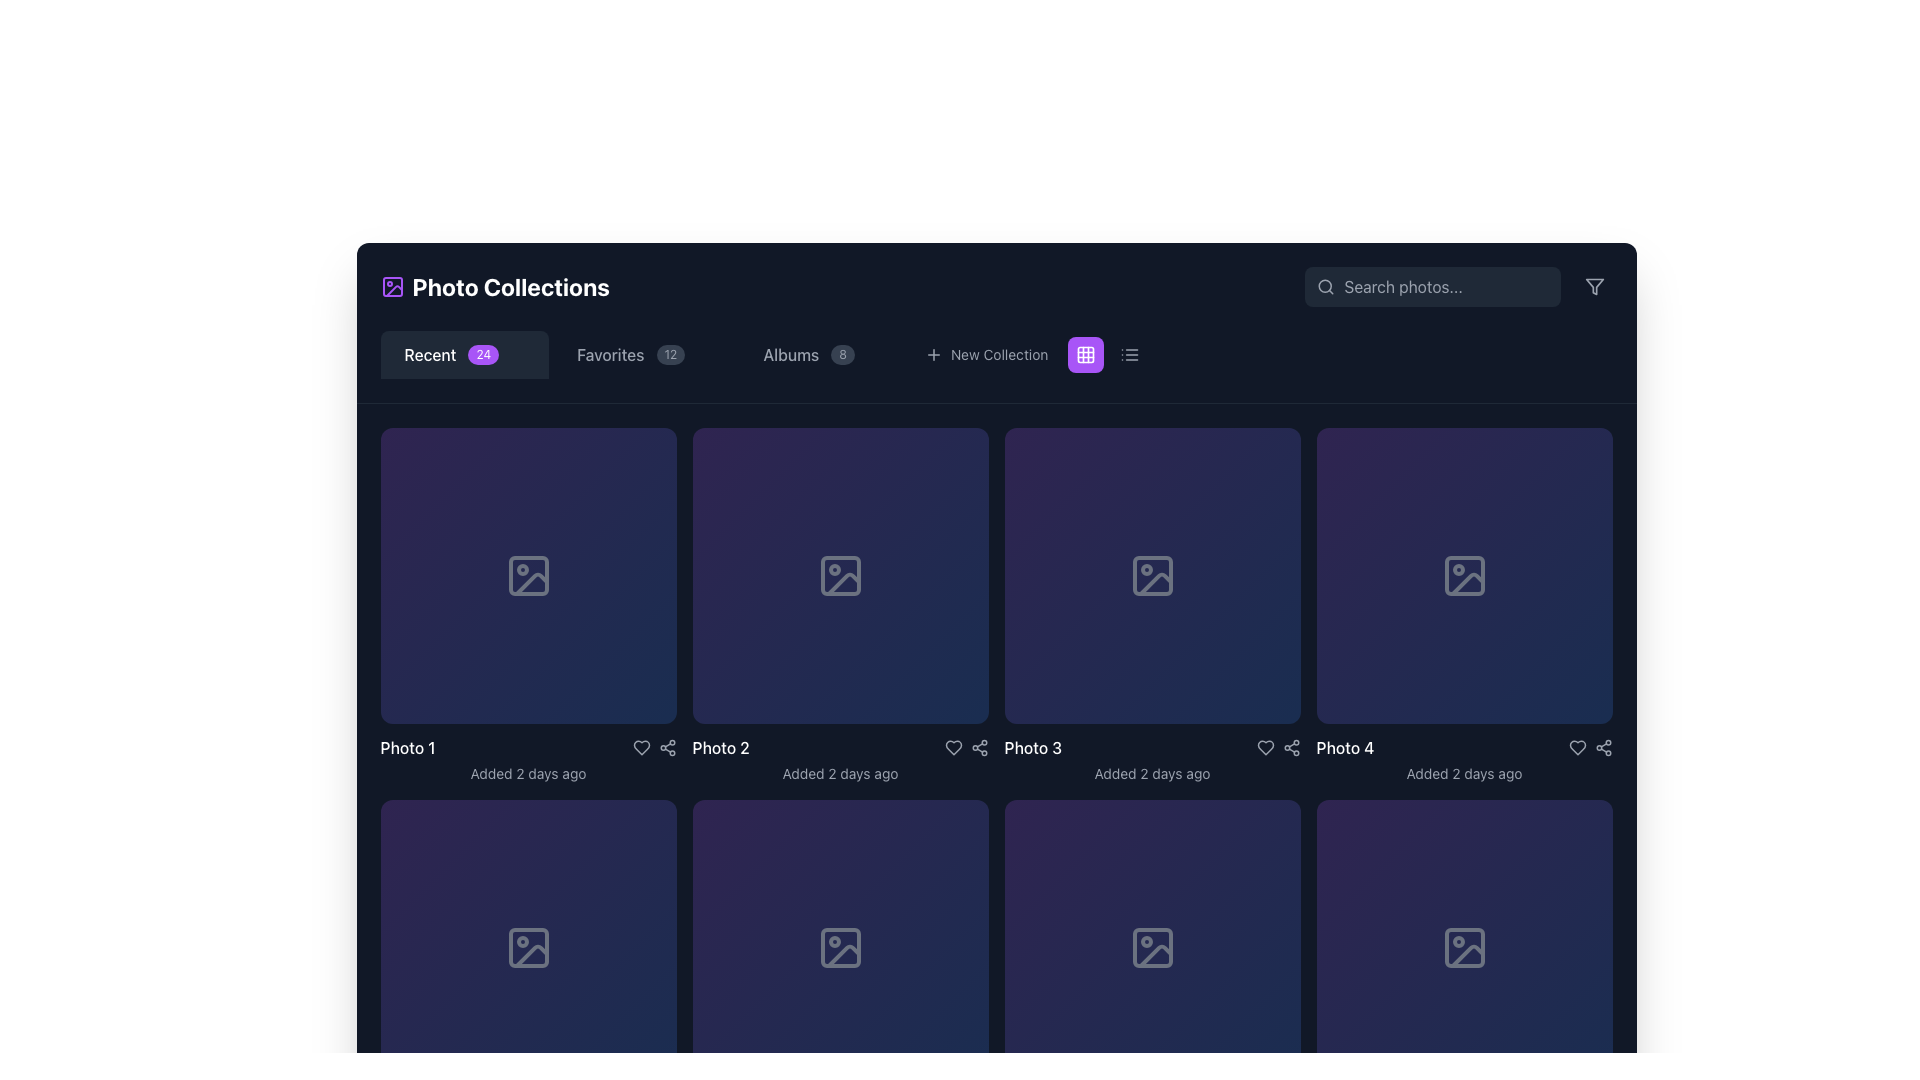 This screenshot has width=1920, height=1080. Describe the element at coordinates (531, 584) in the screenshot. I see `the diagonal line with rounded corners in the SVG graphic representing an image placeholder, located at the center of the first card in the 'Recent' photo collection grid` at that location.